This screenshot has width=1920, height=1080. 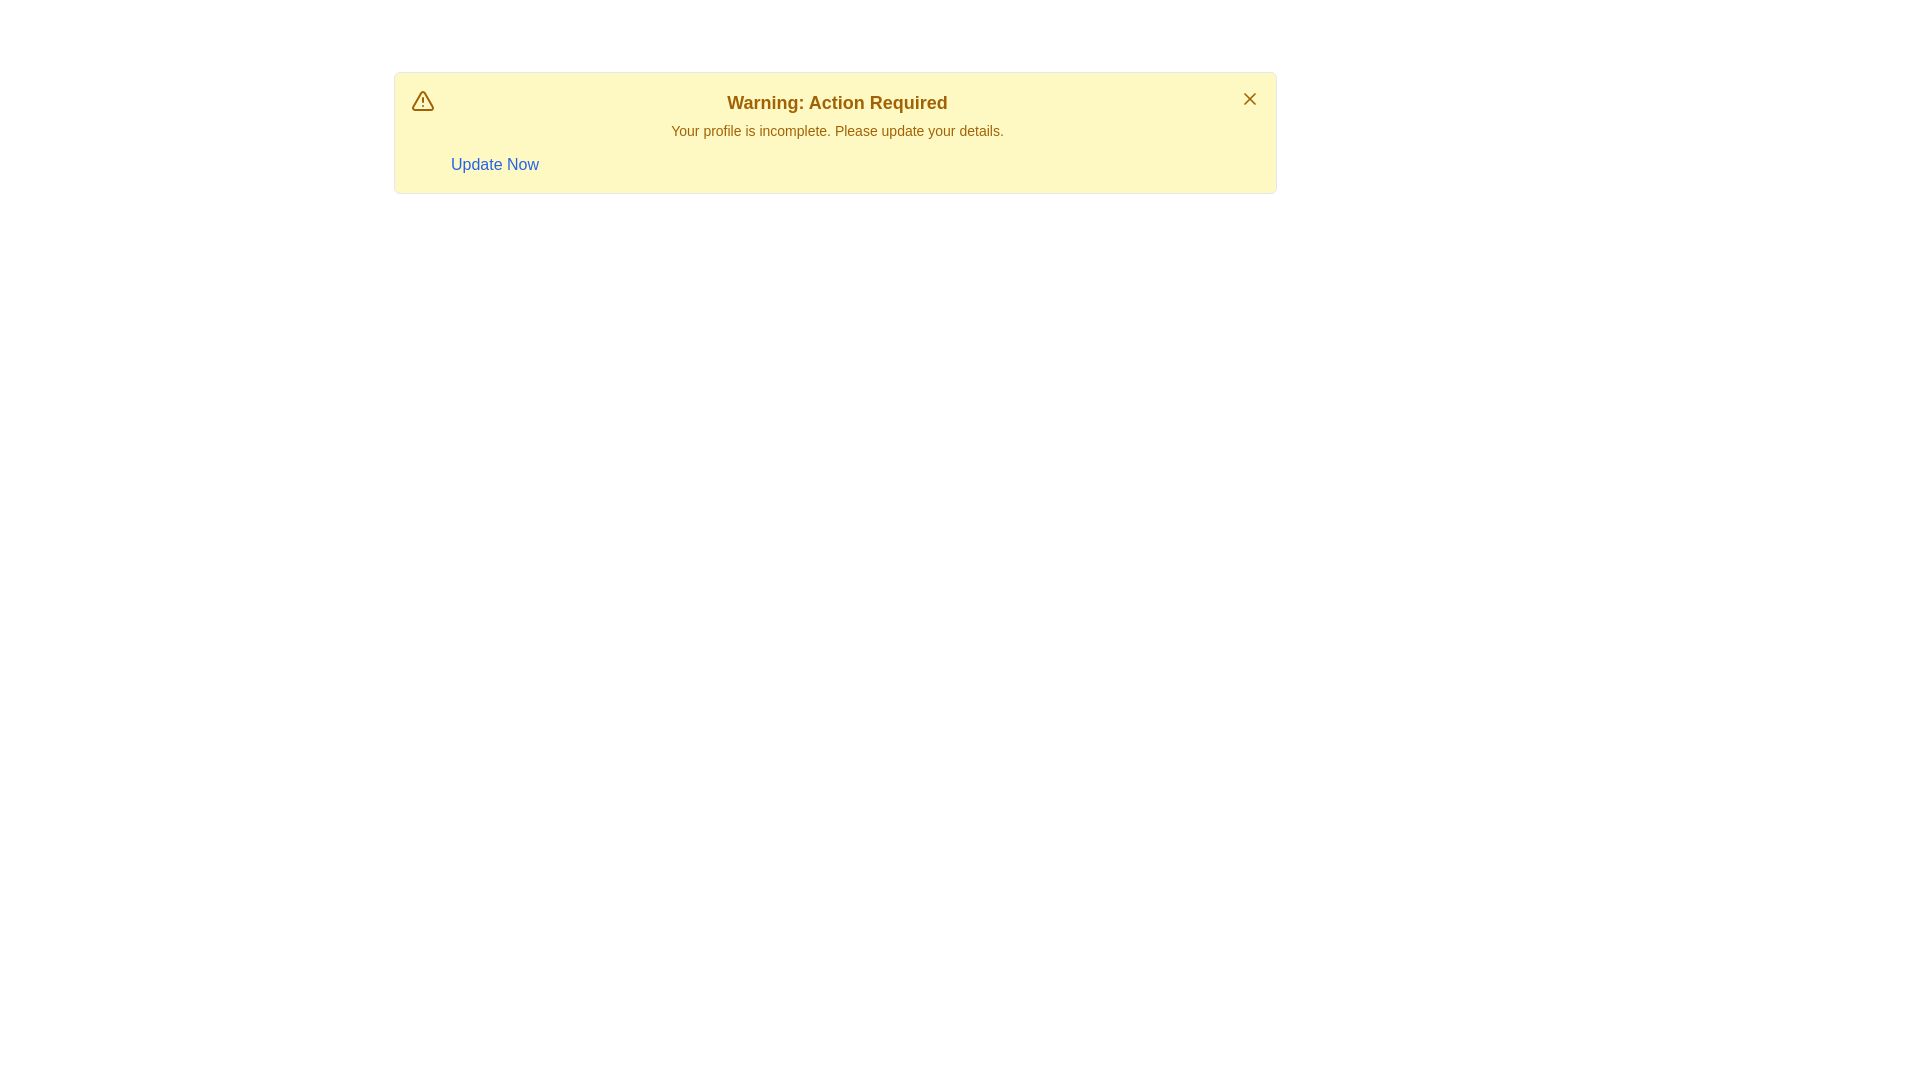 What do you see at coordinates (835, 132) in the screenshot?
I see `the yellow notification banner displaying the warning message 'Warning: Action Required' with the instruction 'Your profile is incomplete. Please update your details.'` at bounding box center [835, 132].